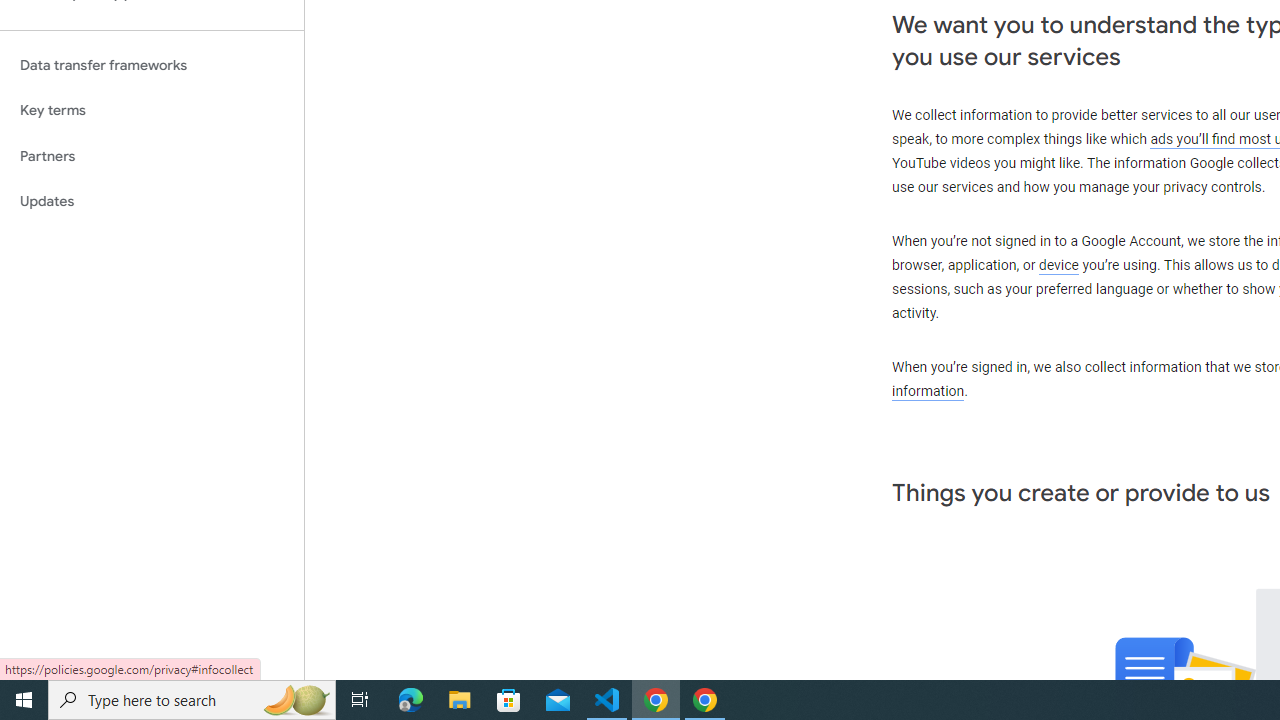  Describe the element at coordinates (151, 201) in the screenshot. I see `'Updates'` at that location.